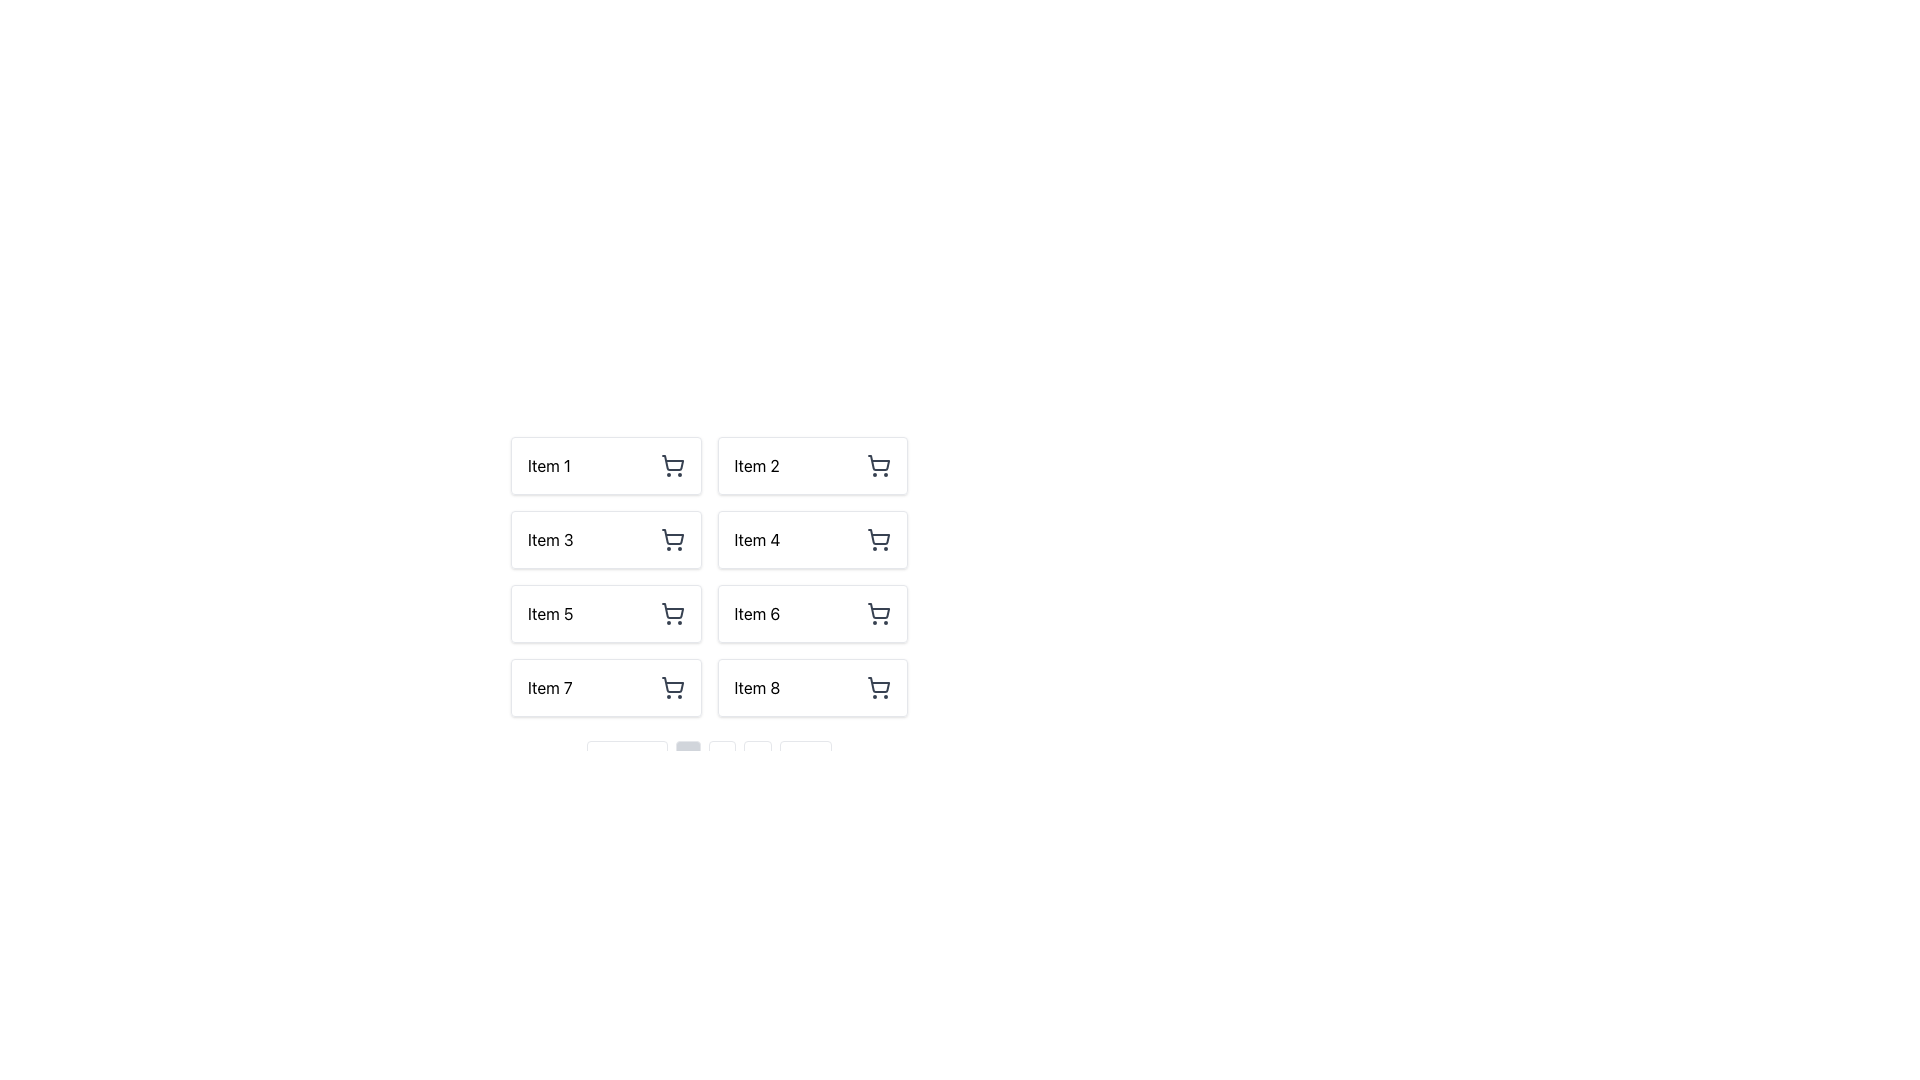 The height and width of the screenshot is (1080, 1920). I want to click on the text label displaying 'Item 2', located in the upper-right area of the grid layout, adjacent to a shopping cart icon, so click(756, 466).